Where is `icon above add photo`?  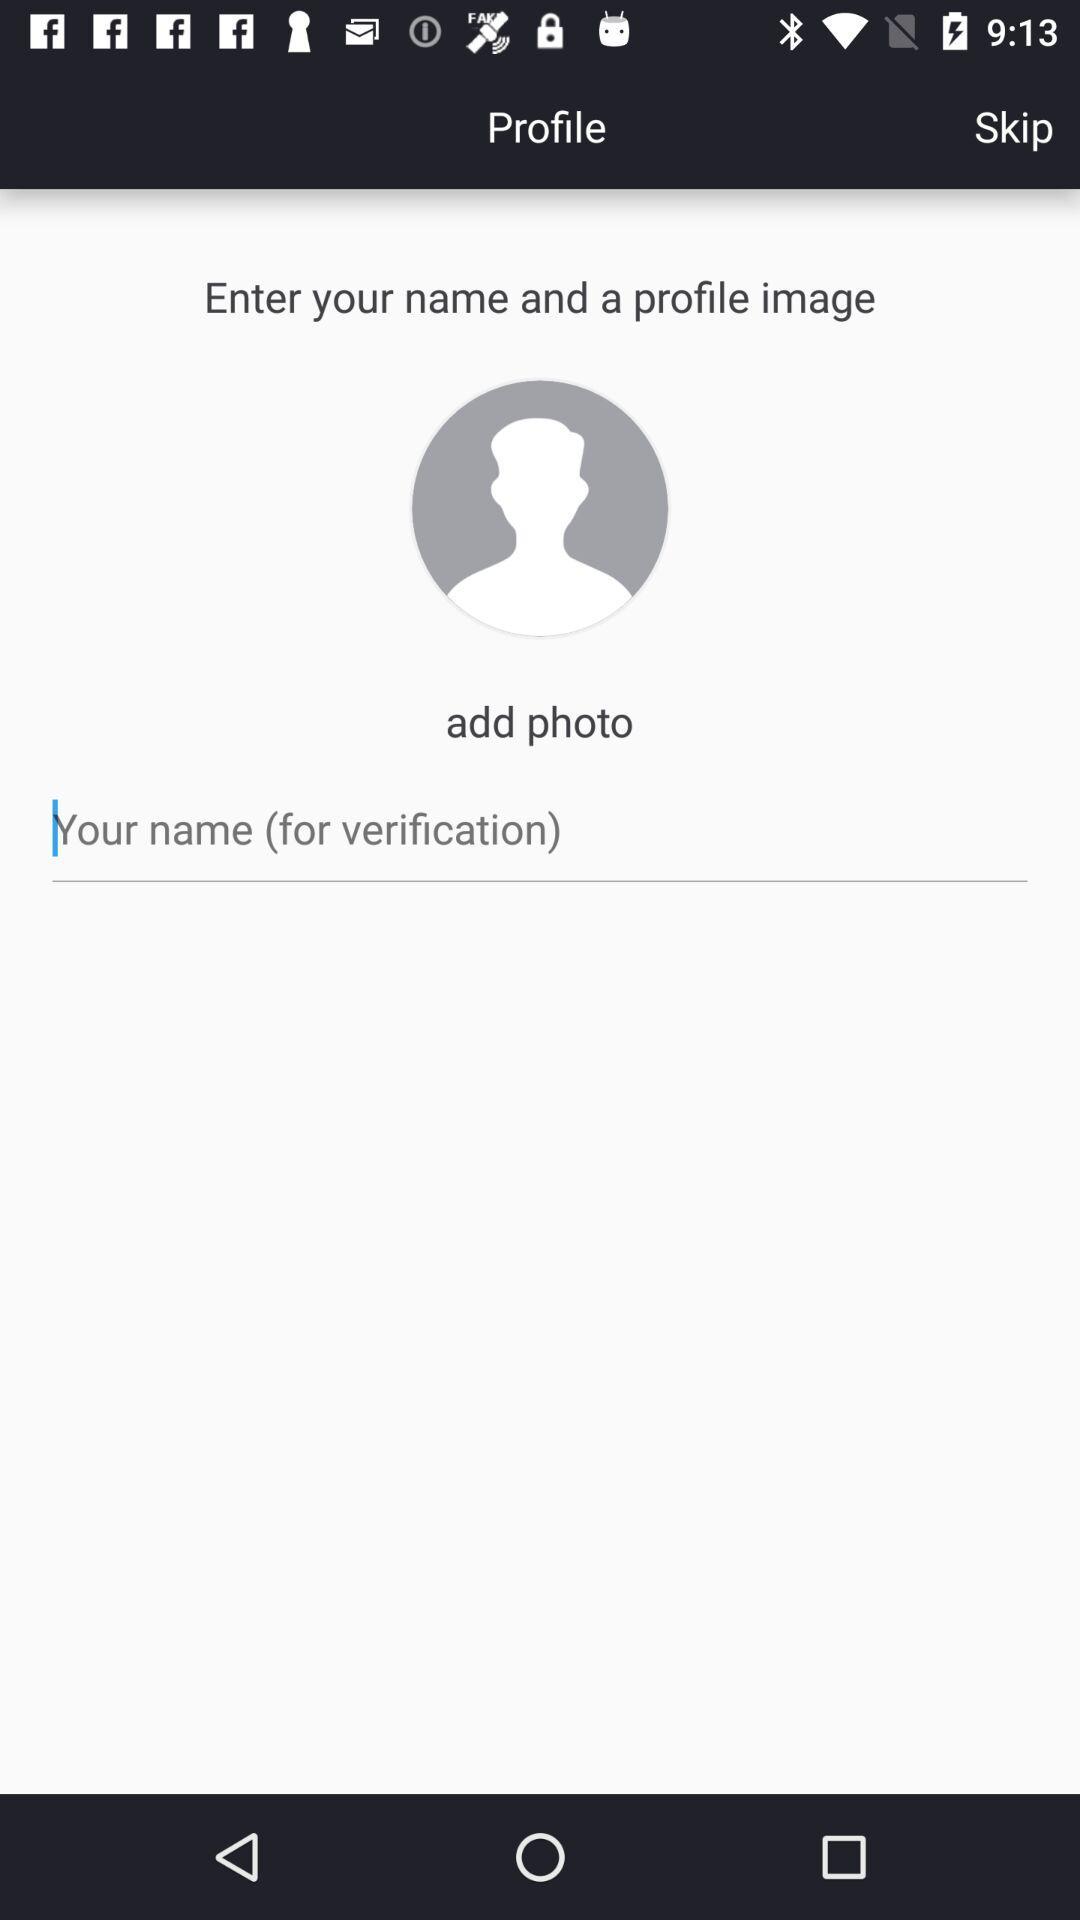
icon above add photo is located at coordinates (540, 508).